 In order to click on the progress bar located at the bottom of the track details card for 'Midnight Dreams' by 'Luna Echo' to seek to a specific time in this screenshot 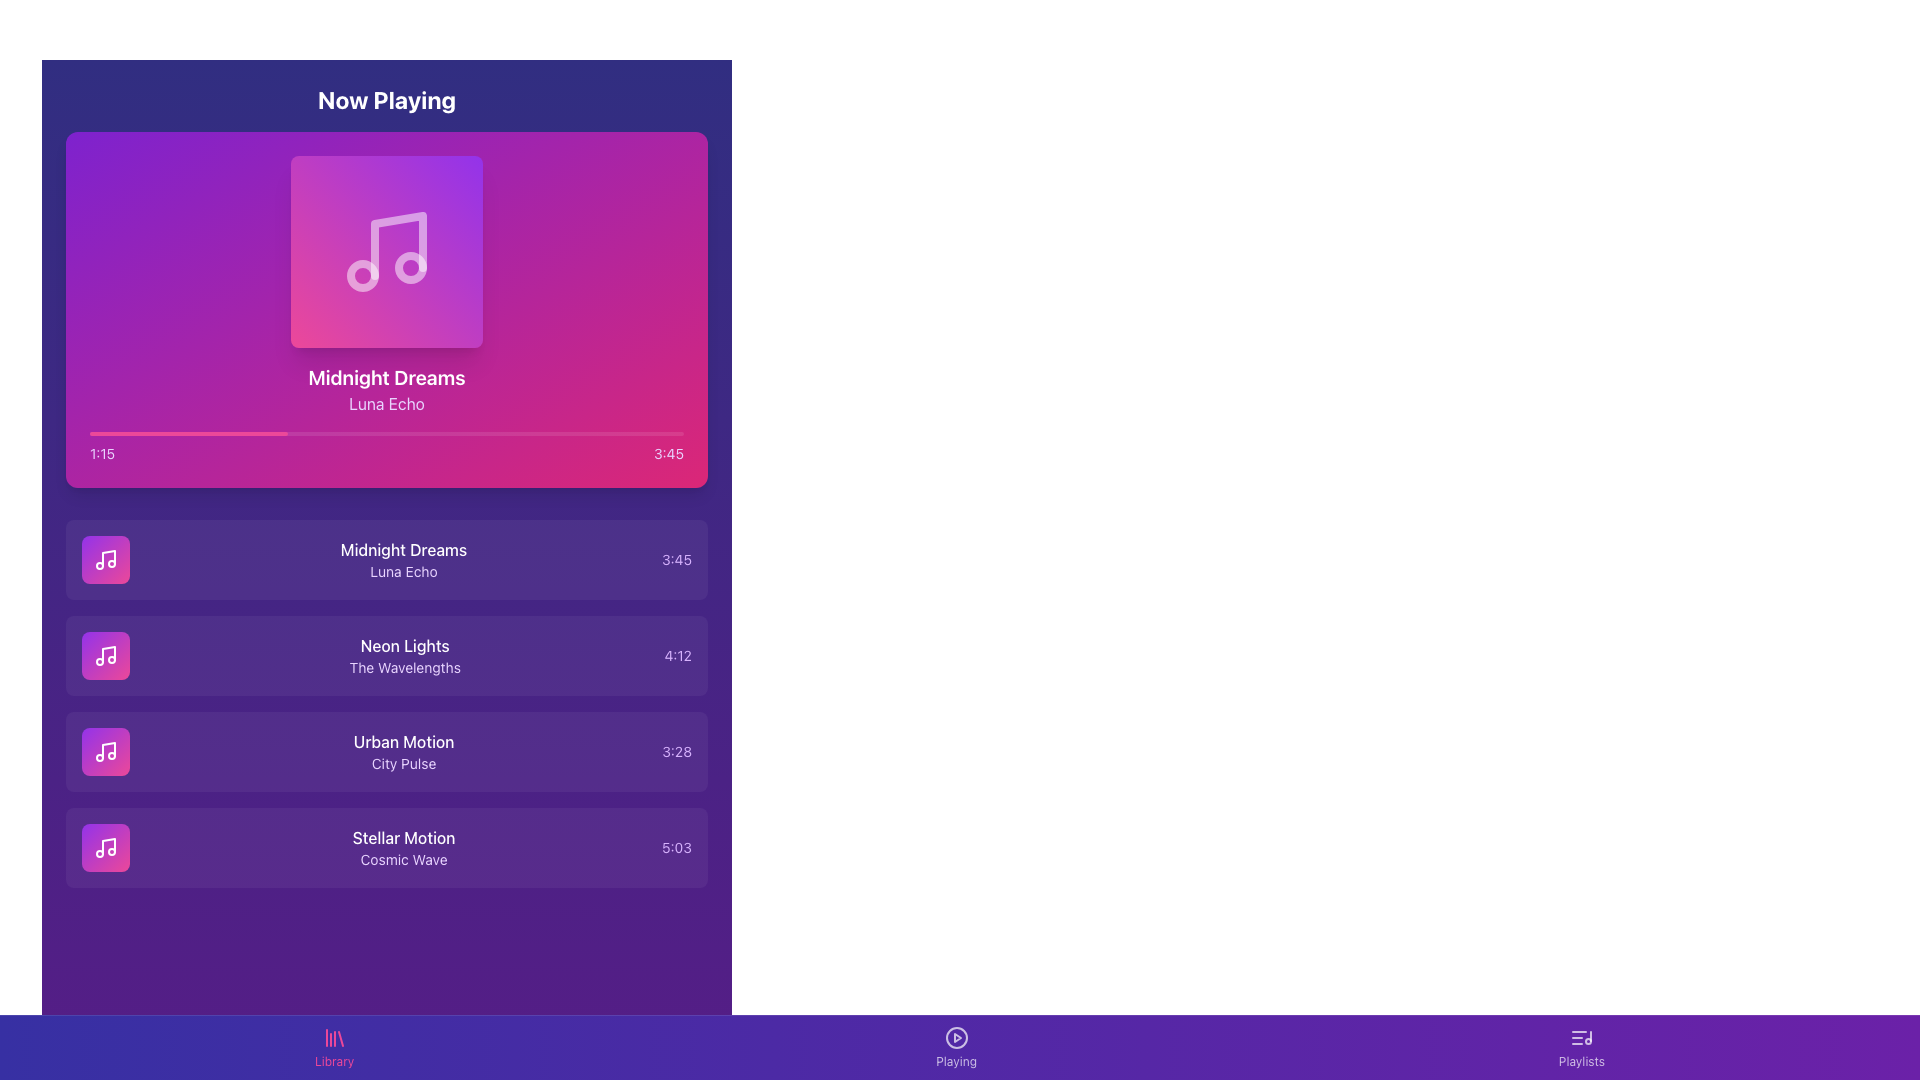, I will do `click(387, 446)`.